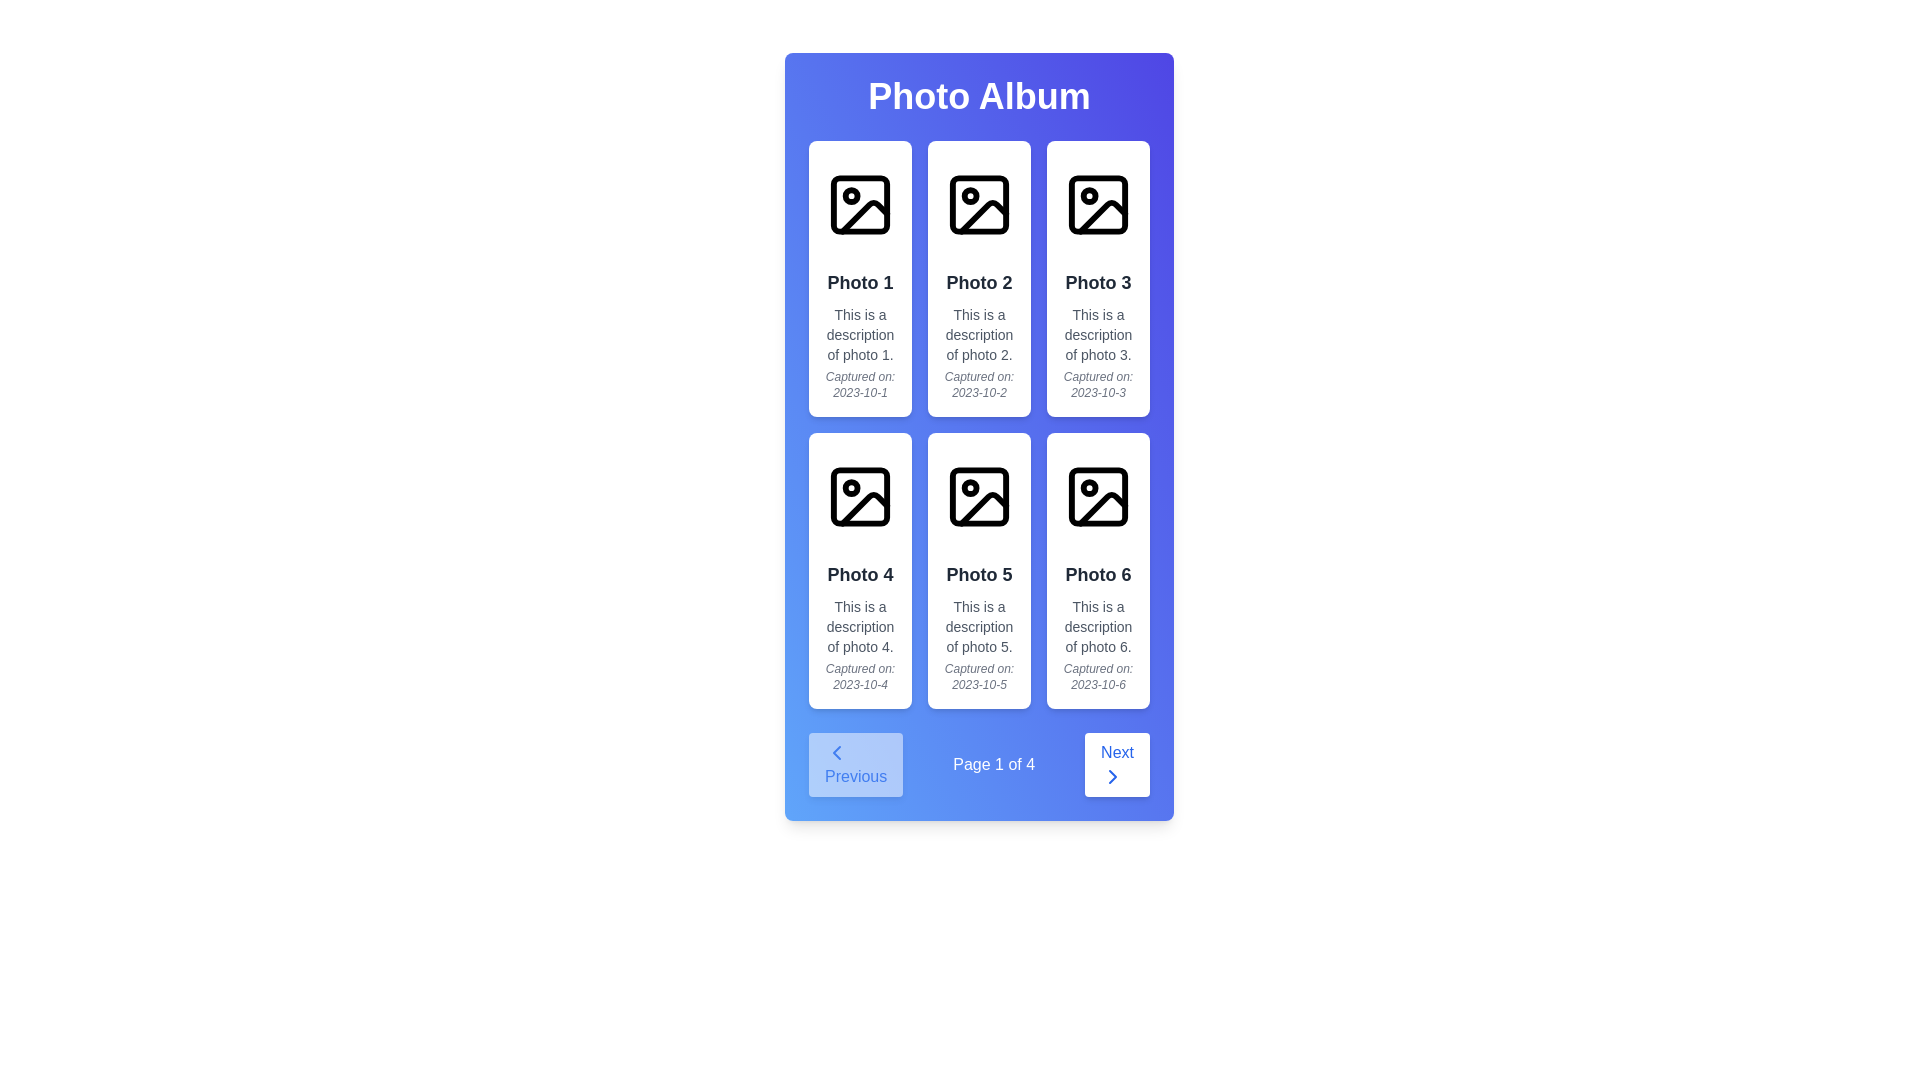  I want to click on the third card in the last row of a grid, which features rounded edges, a white background, and contains the title 'Photo 6', the description 'This is a description of photo 6.', and the date 'Captured on: 2023-10-6', so click(1097, 570).